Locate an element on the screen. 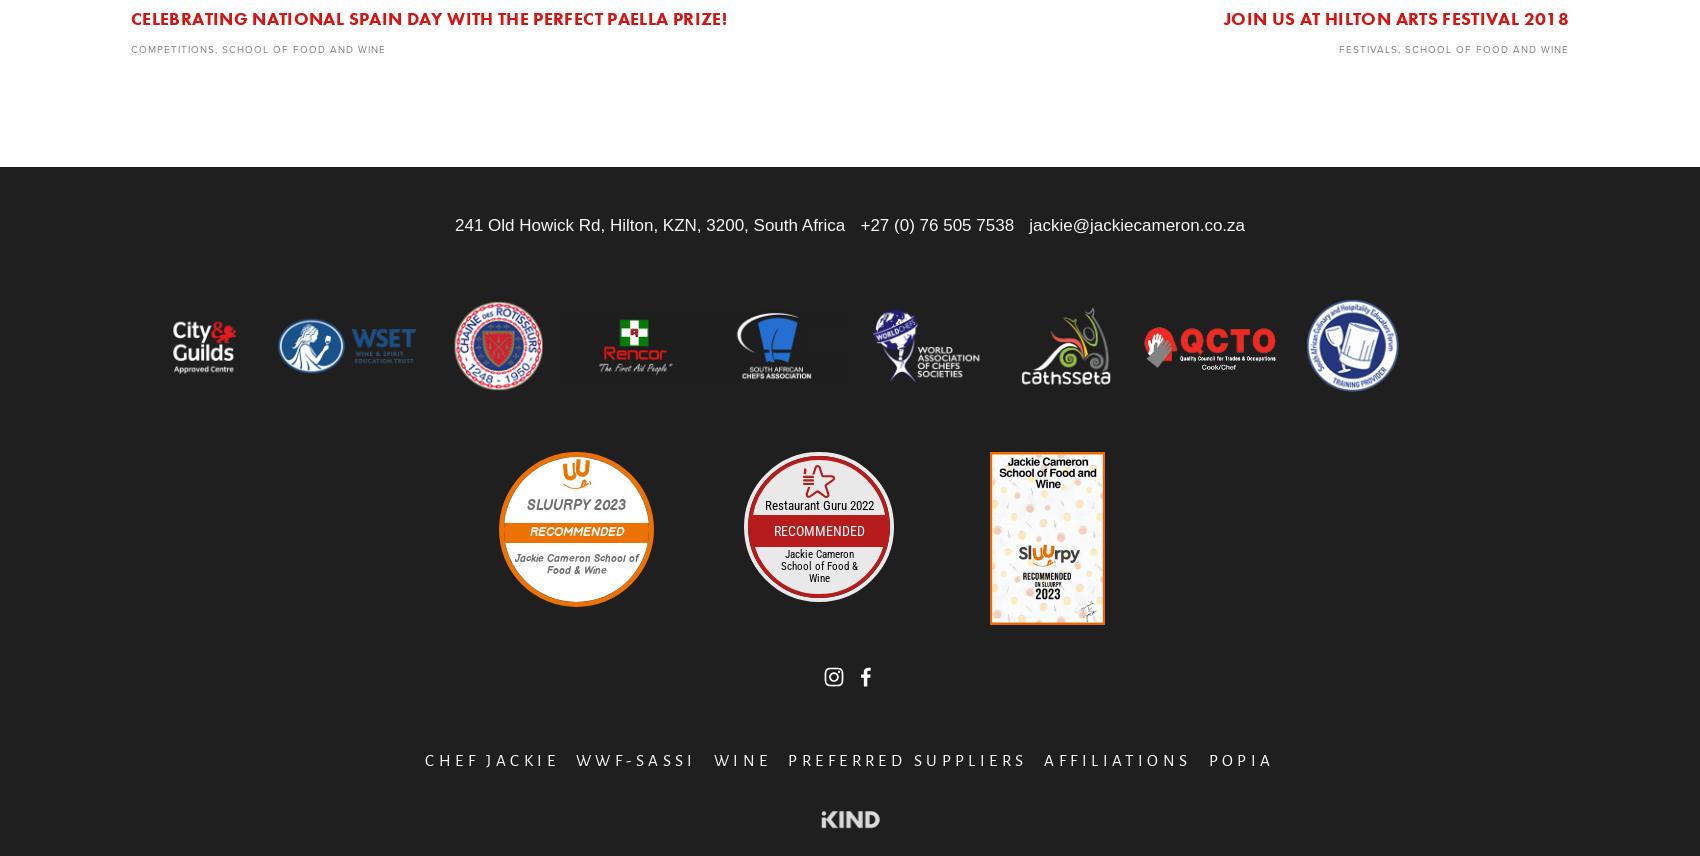 The width and height of the screenshot is (1700, 856). '241 Old Howick Rd,' is located at coordinates (454, 225).